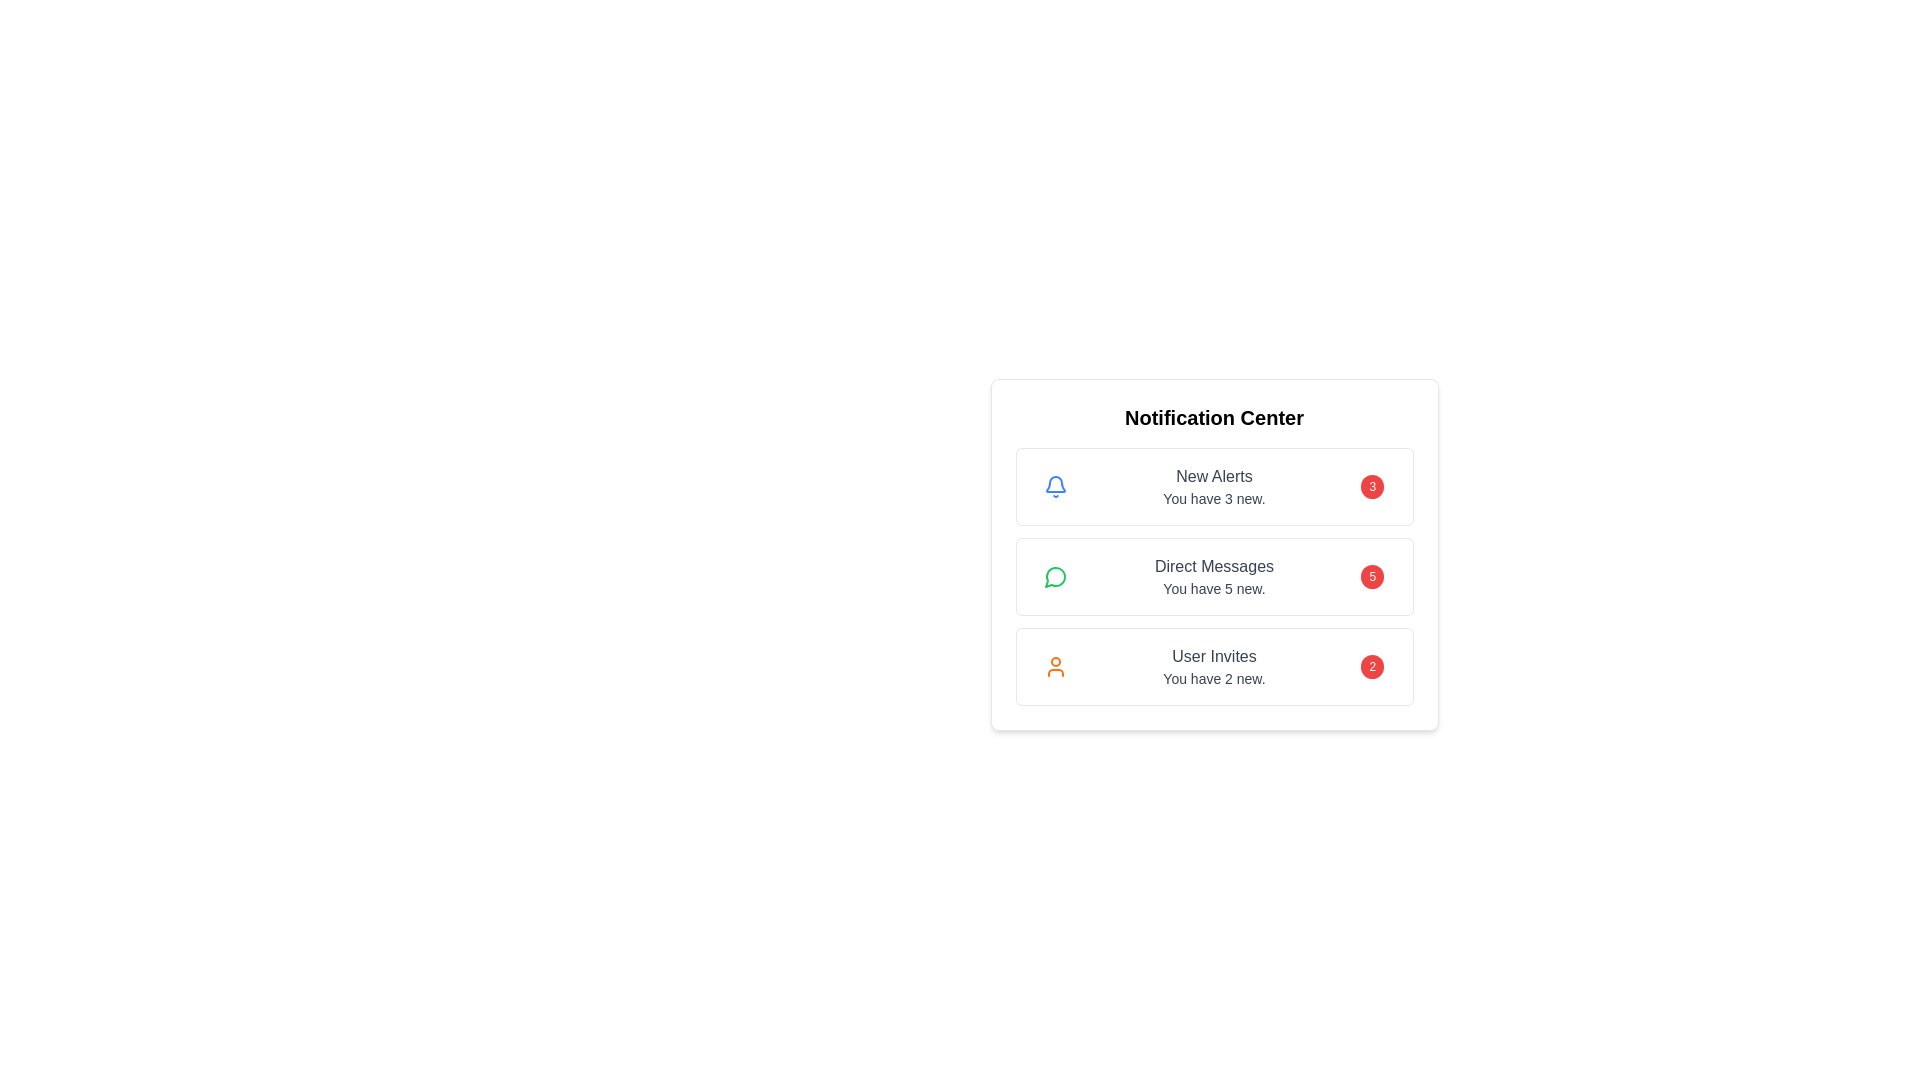 The height and width of the screenshot is (1080, 1920). Describe the element at coordinates (1055, 577) in the screenshot. I see `the green circular chat bubble icon in the 'Direct Messages' section, located in the second row of the notification list, adjacent to the text 'Direct MessagesYou have 5 new.'` at that location.